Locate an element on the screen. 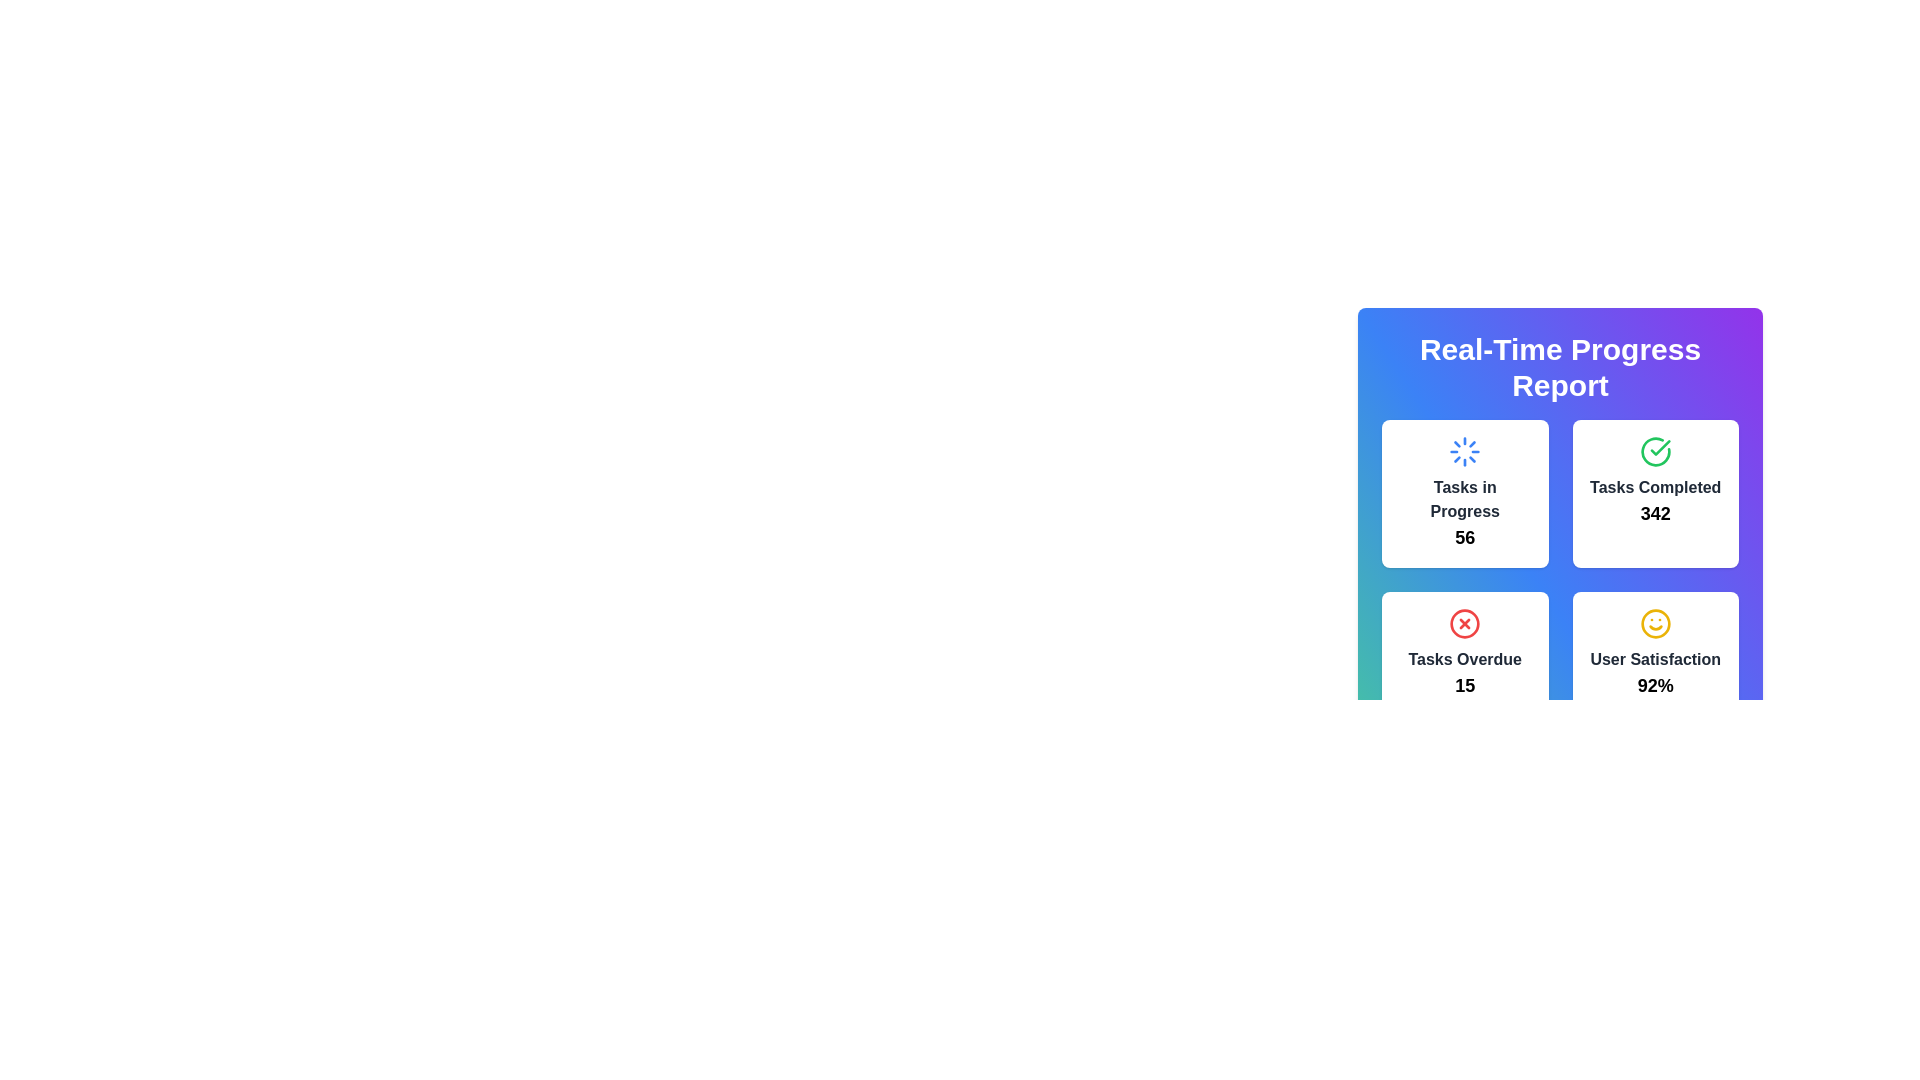 The image size is (1920, 1080). the 'Real-Time Progress Report' composite UI element that displays key performance indicators such as active tasks, completed tasks, overdue tasks, and user satisfaction percentage is located at coordinates (1559, 492).